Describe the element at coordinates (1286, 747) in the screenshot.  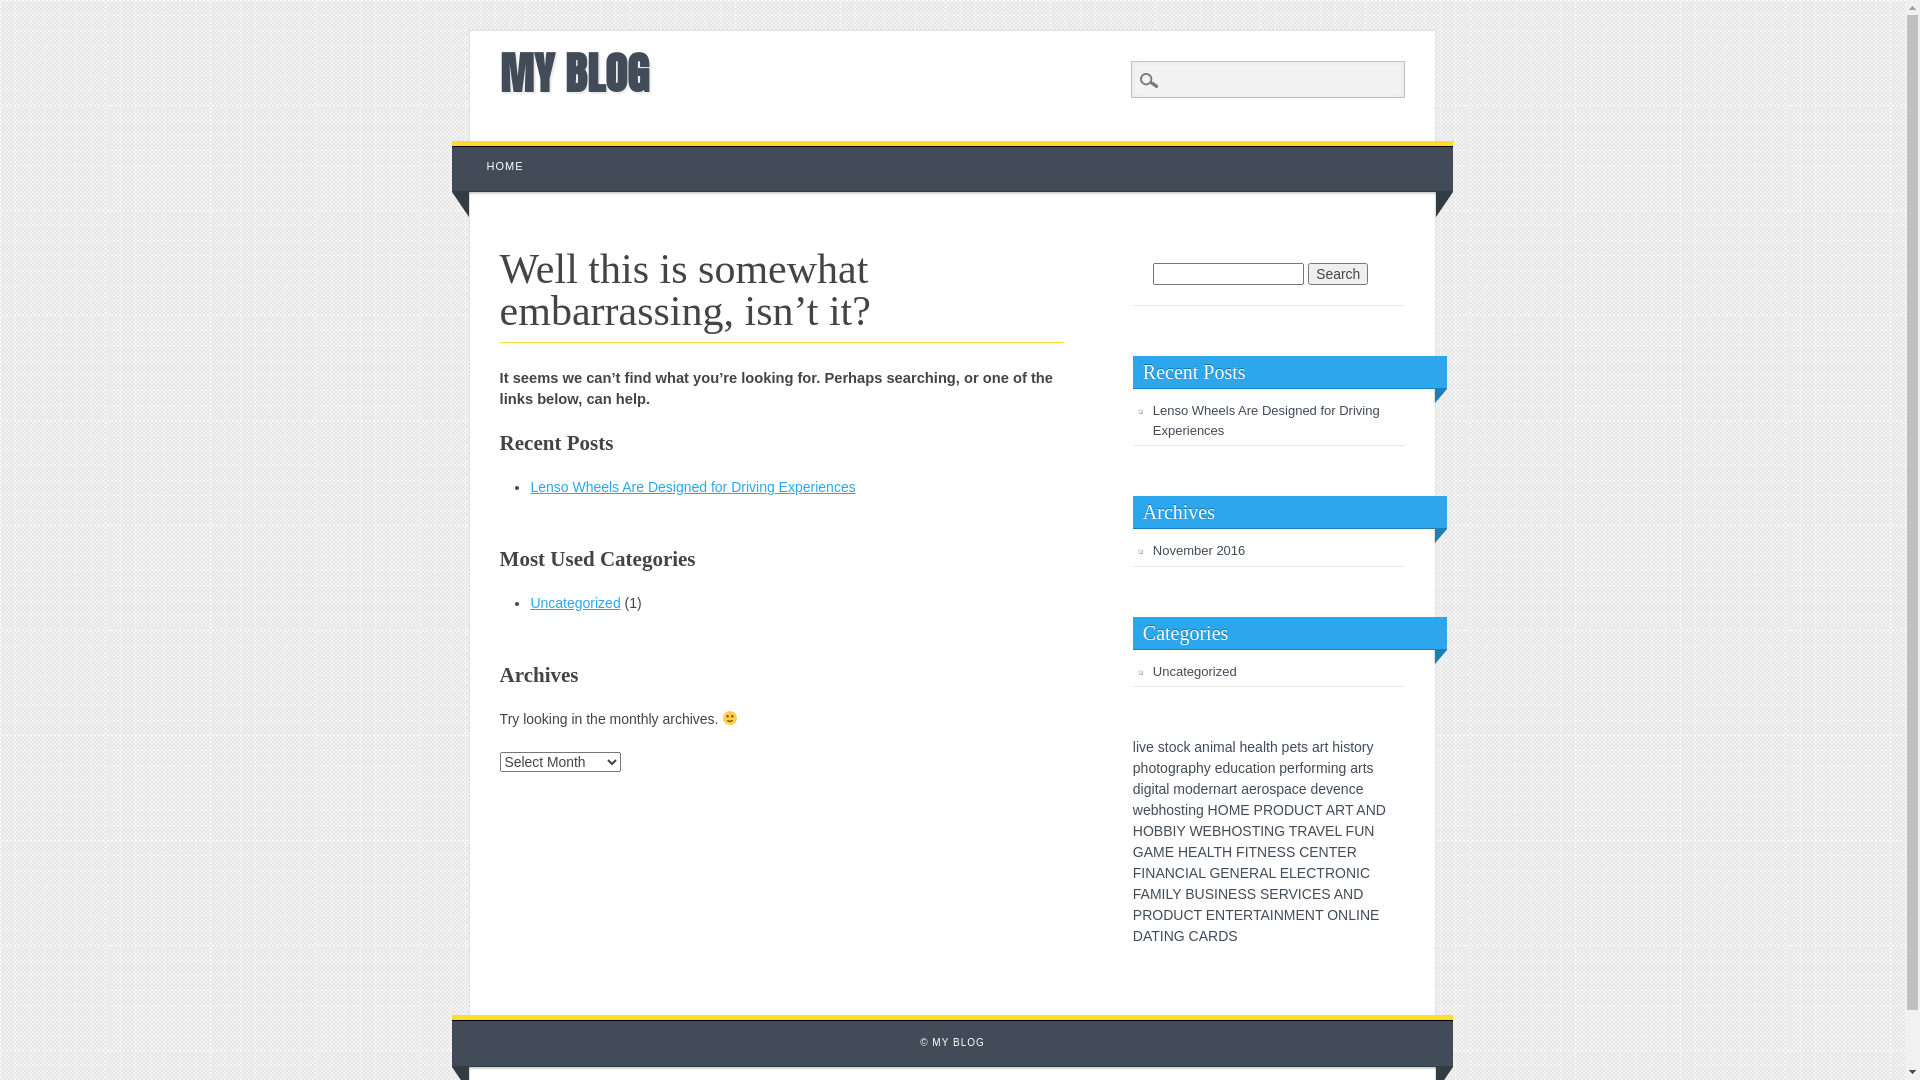
I see `'p'` at that location.